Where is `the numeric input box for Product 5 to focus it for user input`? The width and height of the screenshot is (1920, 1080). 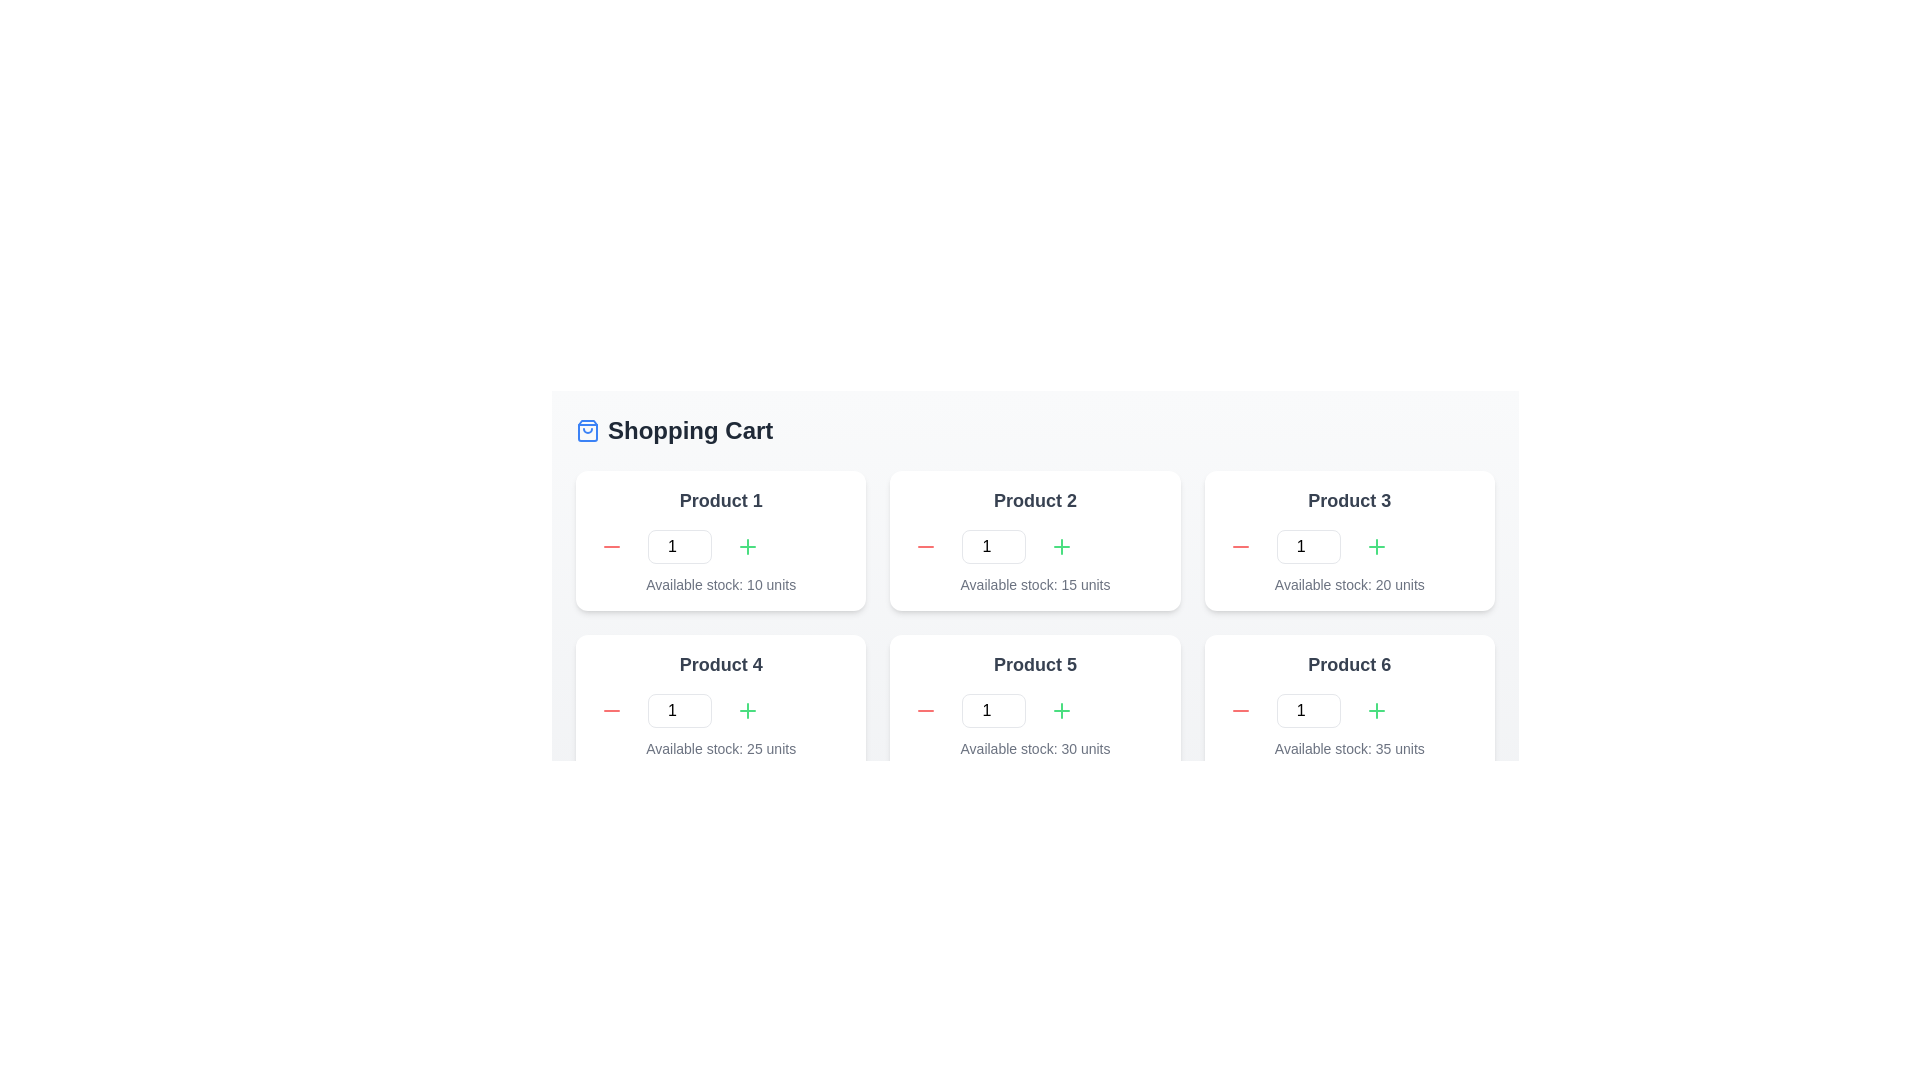
the numeric input box for Product 5 to focus it for user input is located at coordinates (994, 709).